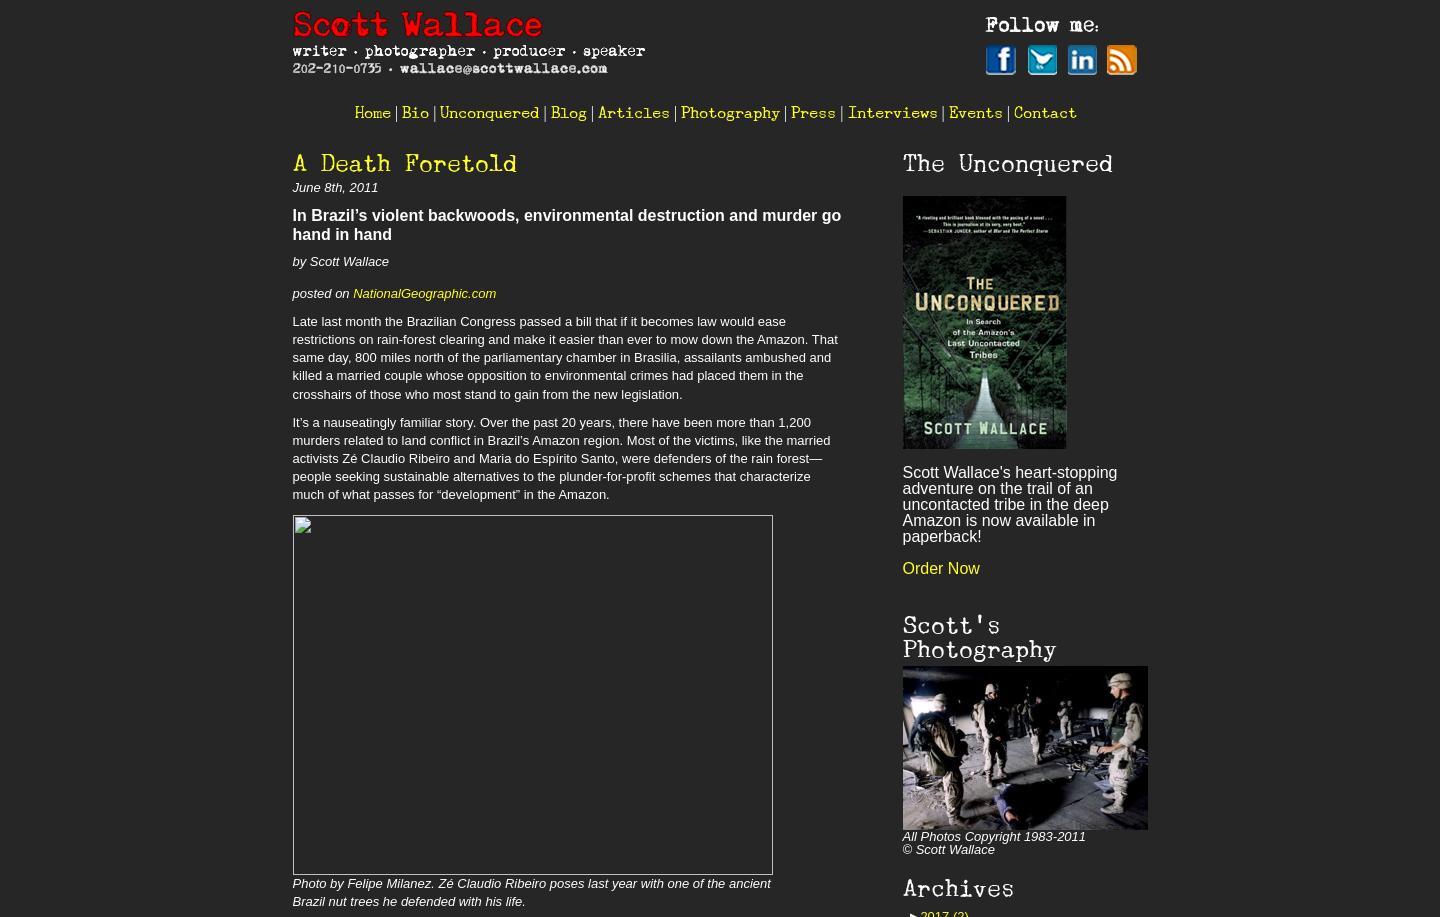  What do you see at coordinates (334, 187) in the screenshot?
I see `'June 8th, 2011'` at bounding box center [334, 187].